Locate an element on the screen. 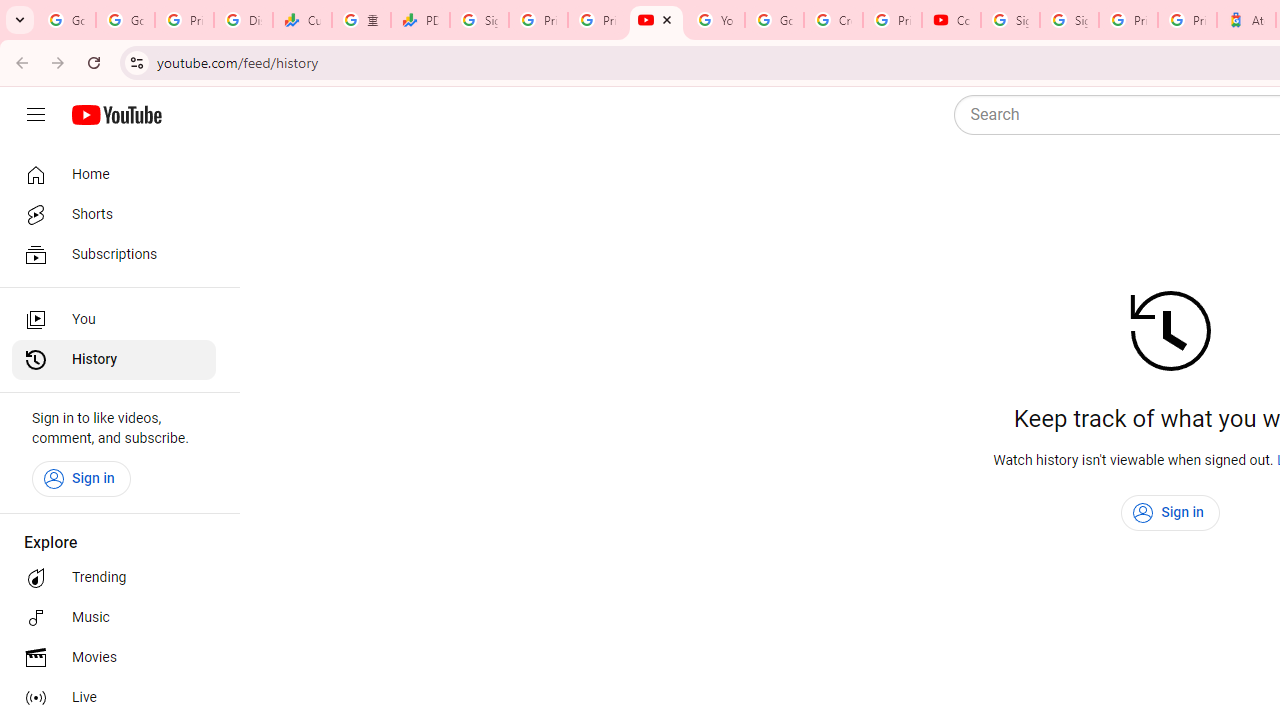 The height and width of the screenshot is (720, 1280). 'Trending' is located at coordinates (112, 578).